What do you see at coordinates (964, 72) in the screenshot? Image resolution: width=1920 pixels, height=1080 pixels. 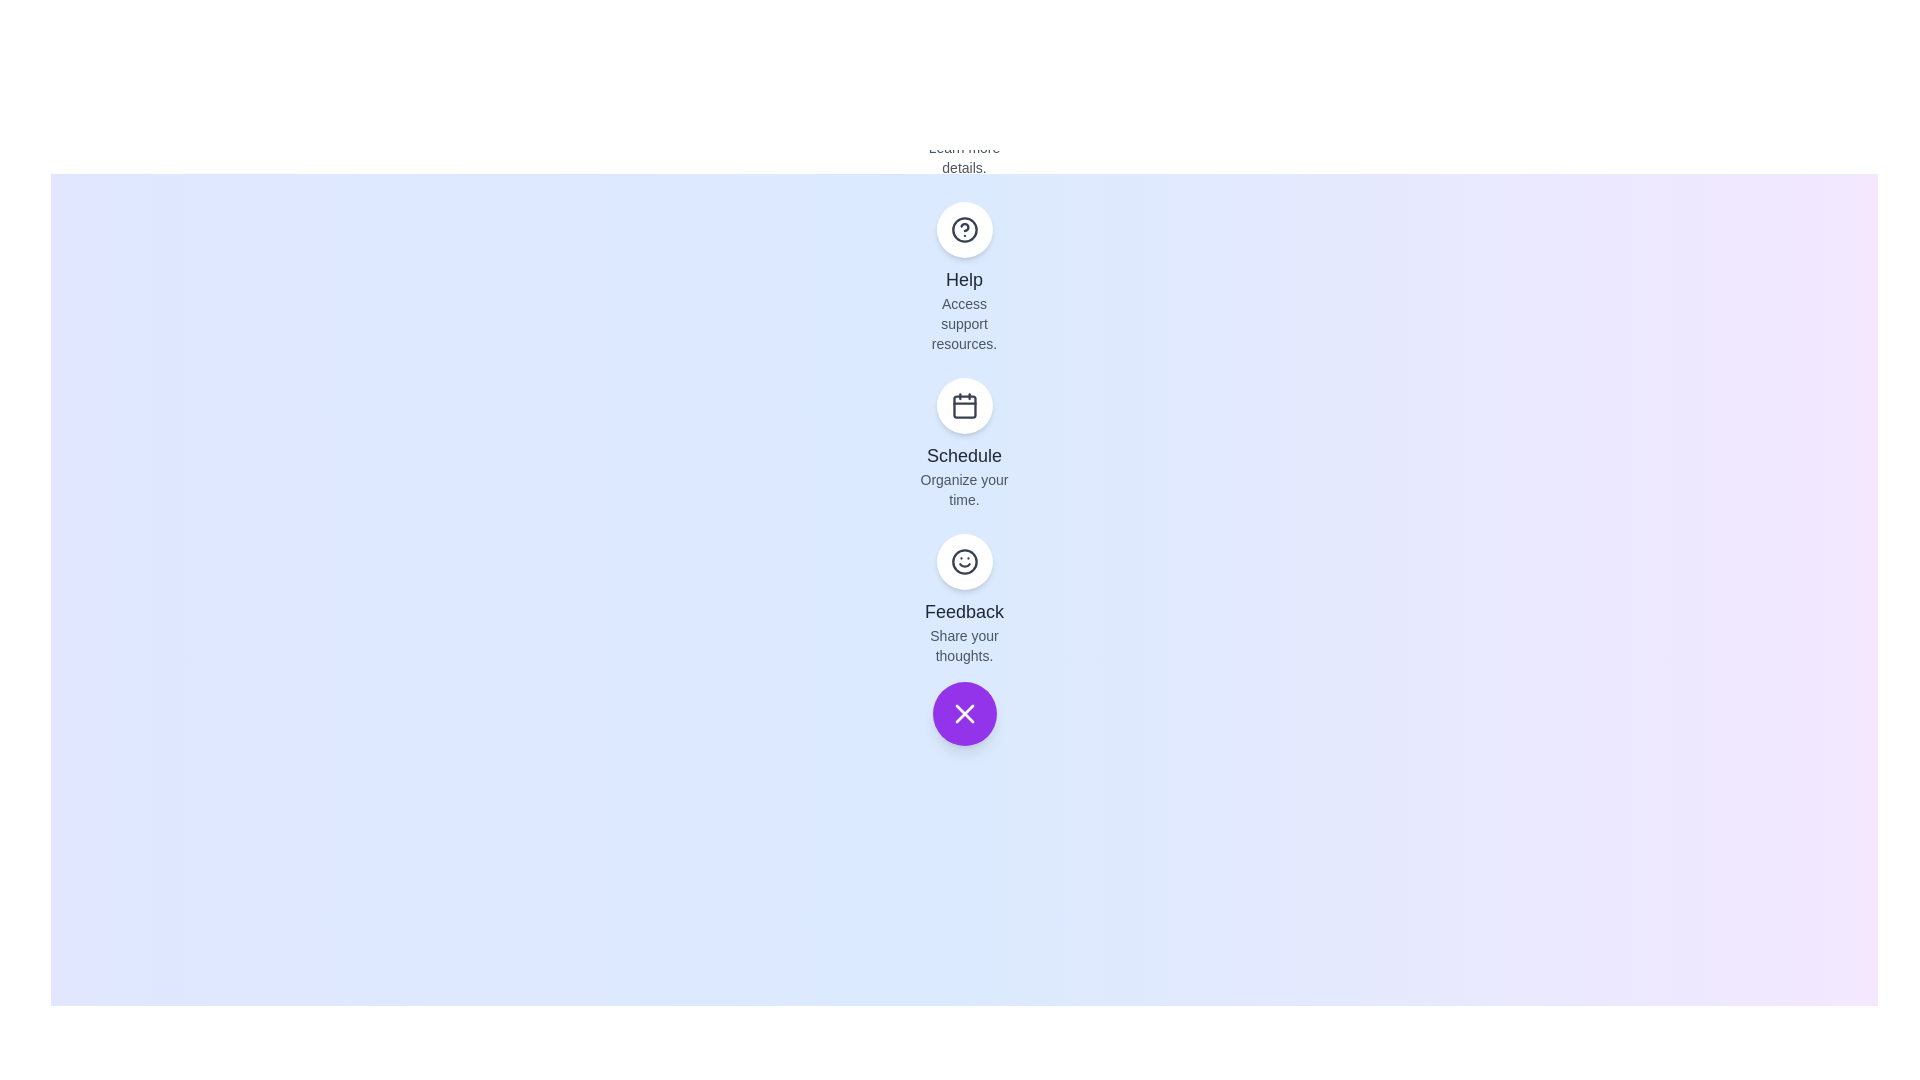 I see `the 'Information' button to learn more details` at bounding box center [964, 72].